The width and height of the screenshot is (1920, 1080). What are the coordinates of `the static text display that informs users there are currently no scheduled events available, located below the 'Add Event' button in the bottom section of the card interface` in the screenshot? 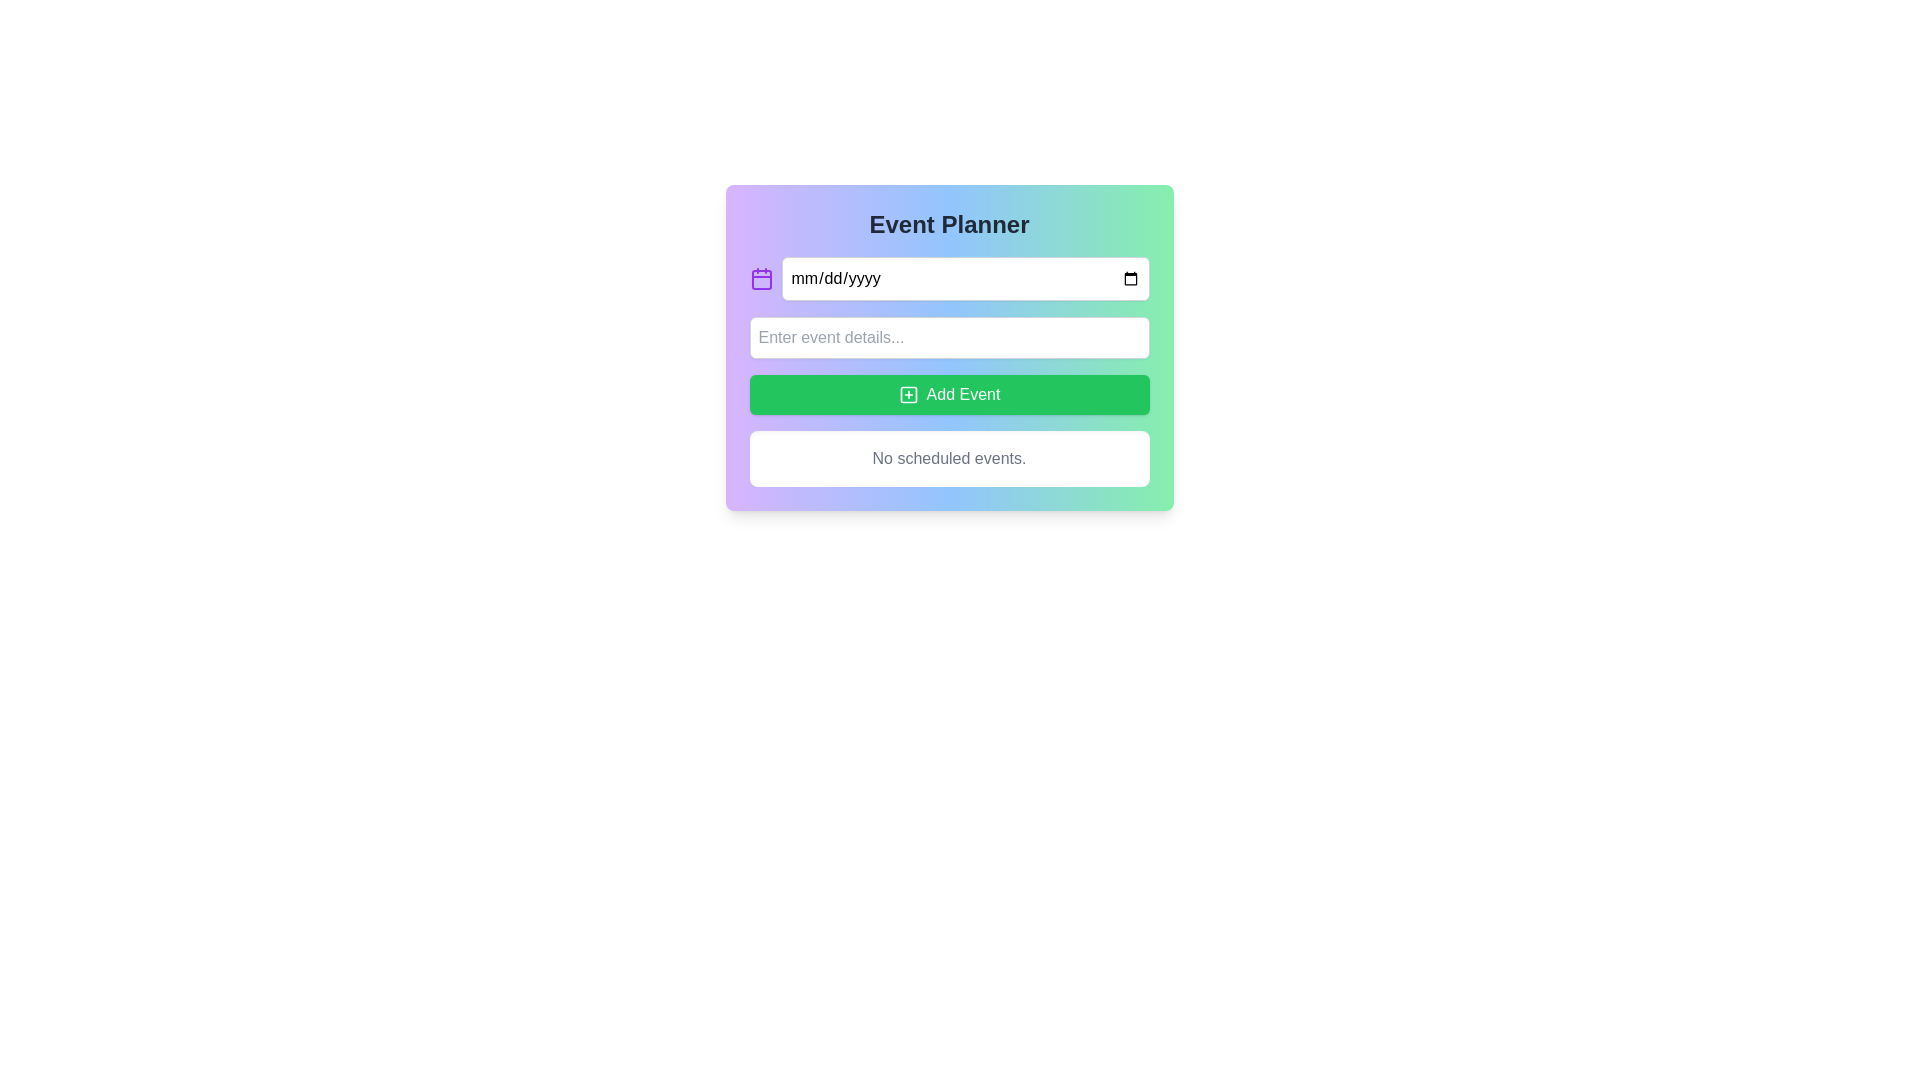 It's located at (948, 459).